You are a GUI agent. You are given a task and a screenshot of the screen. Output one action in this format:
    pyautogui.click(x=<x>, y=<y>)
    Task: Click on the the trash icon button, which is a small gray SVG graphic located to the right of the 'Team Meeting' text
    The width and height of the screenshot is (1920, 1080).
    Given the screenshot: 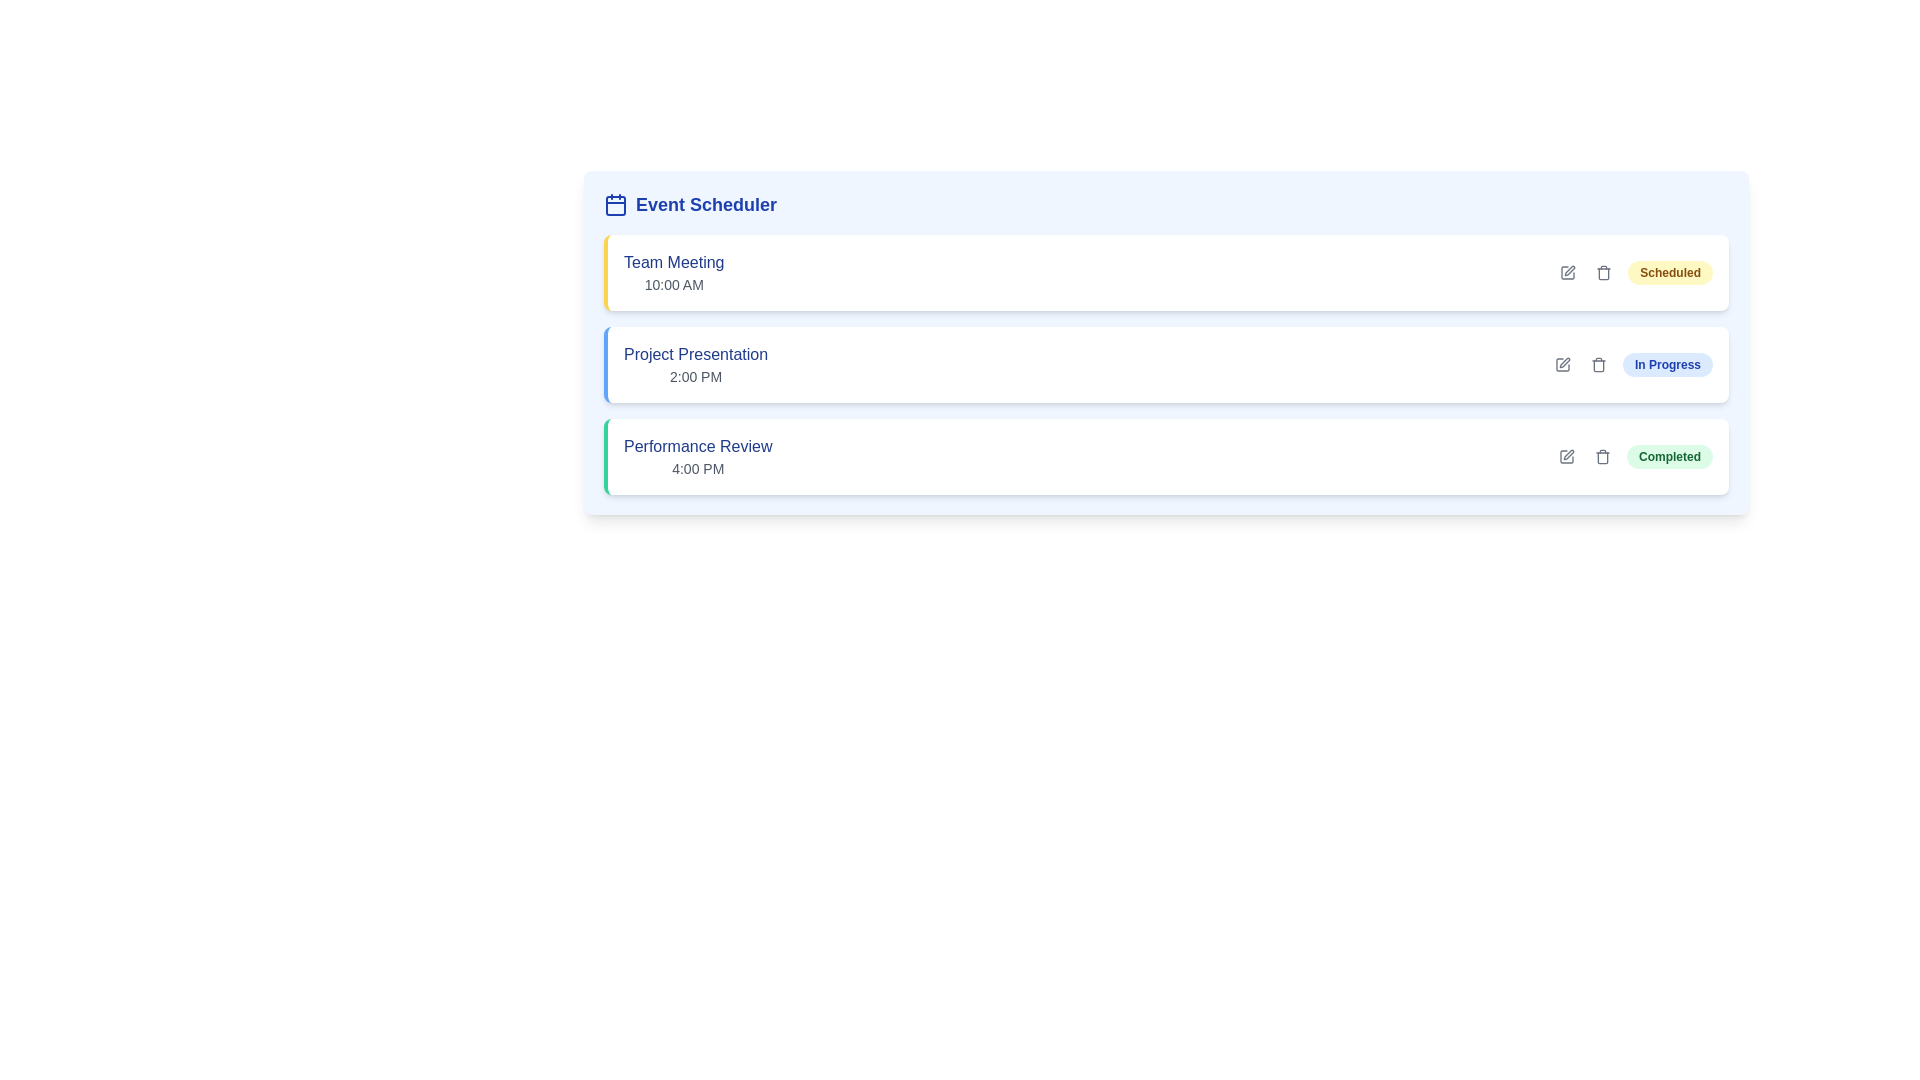 What is the action you would take?
    pyautogui.click(x=1604, y=273)
    